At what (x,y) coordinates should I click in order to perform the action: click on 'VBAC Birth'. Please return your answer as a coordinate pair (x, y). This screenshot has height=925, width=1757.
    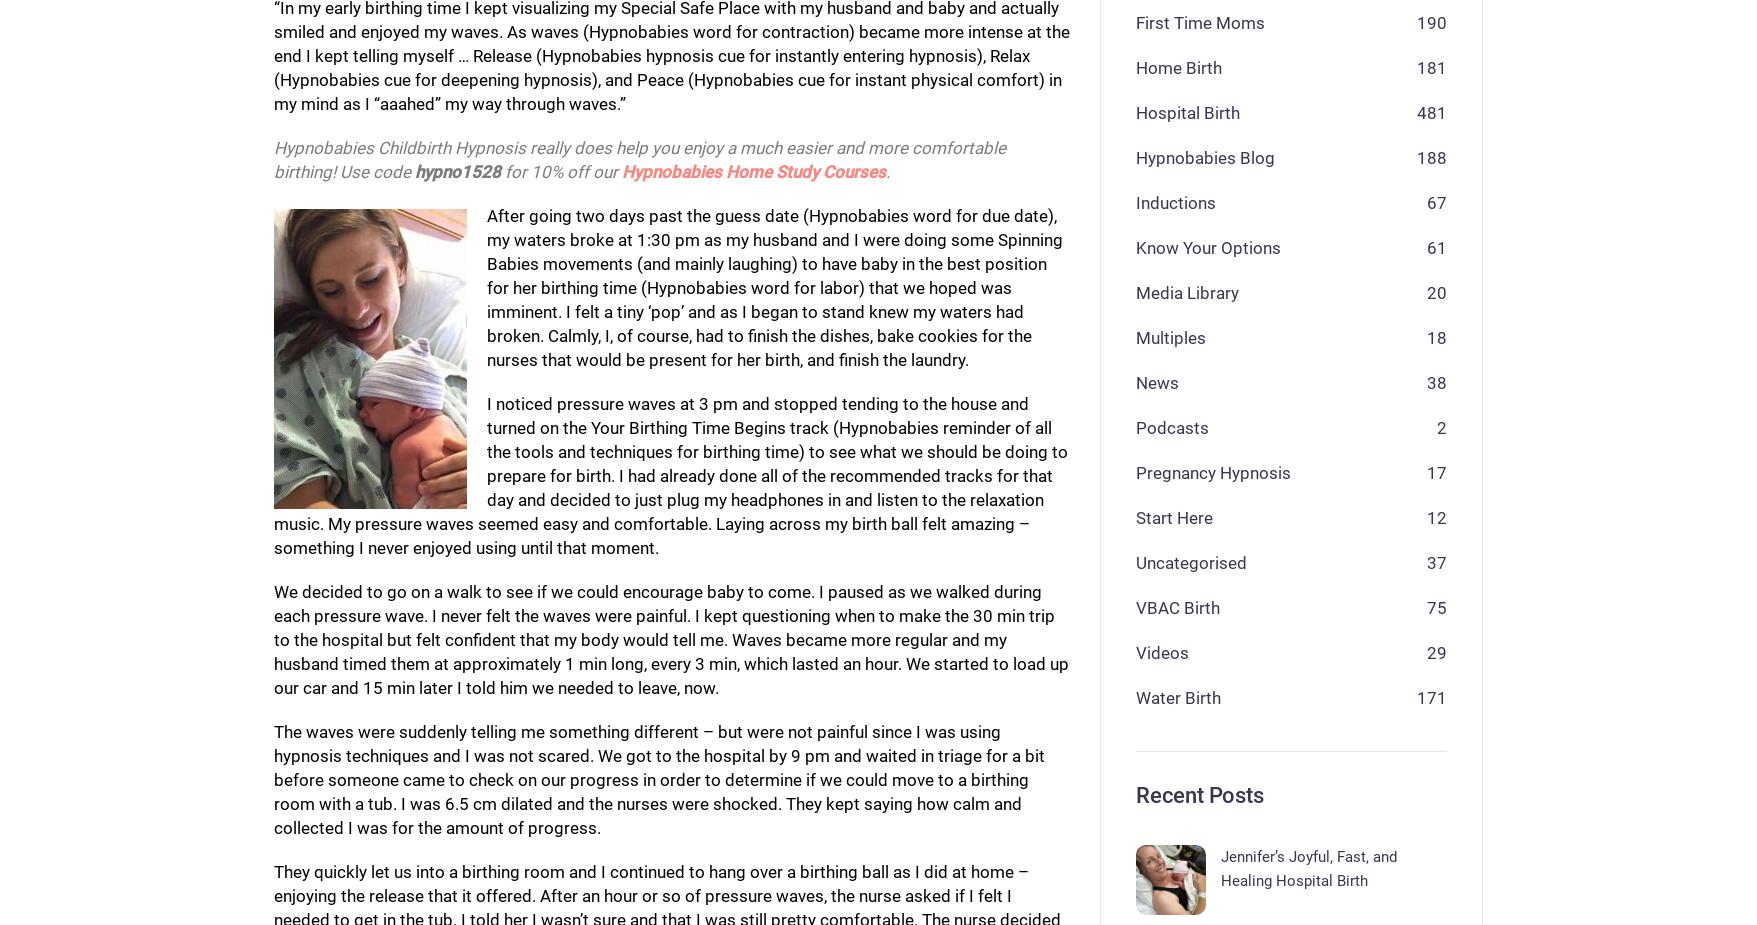
    Looking at the image, I should click on (1177, 606).